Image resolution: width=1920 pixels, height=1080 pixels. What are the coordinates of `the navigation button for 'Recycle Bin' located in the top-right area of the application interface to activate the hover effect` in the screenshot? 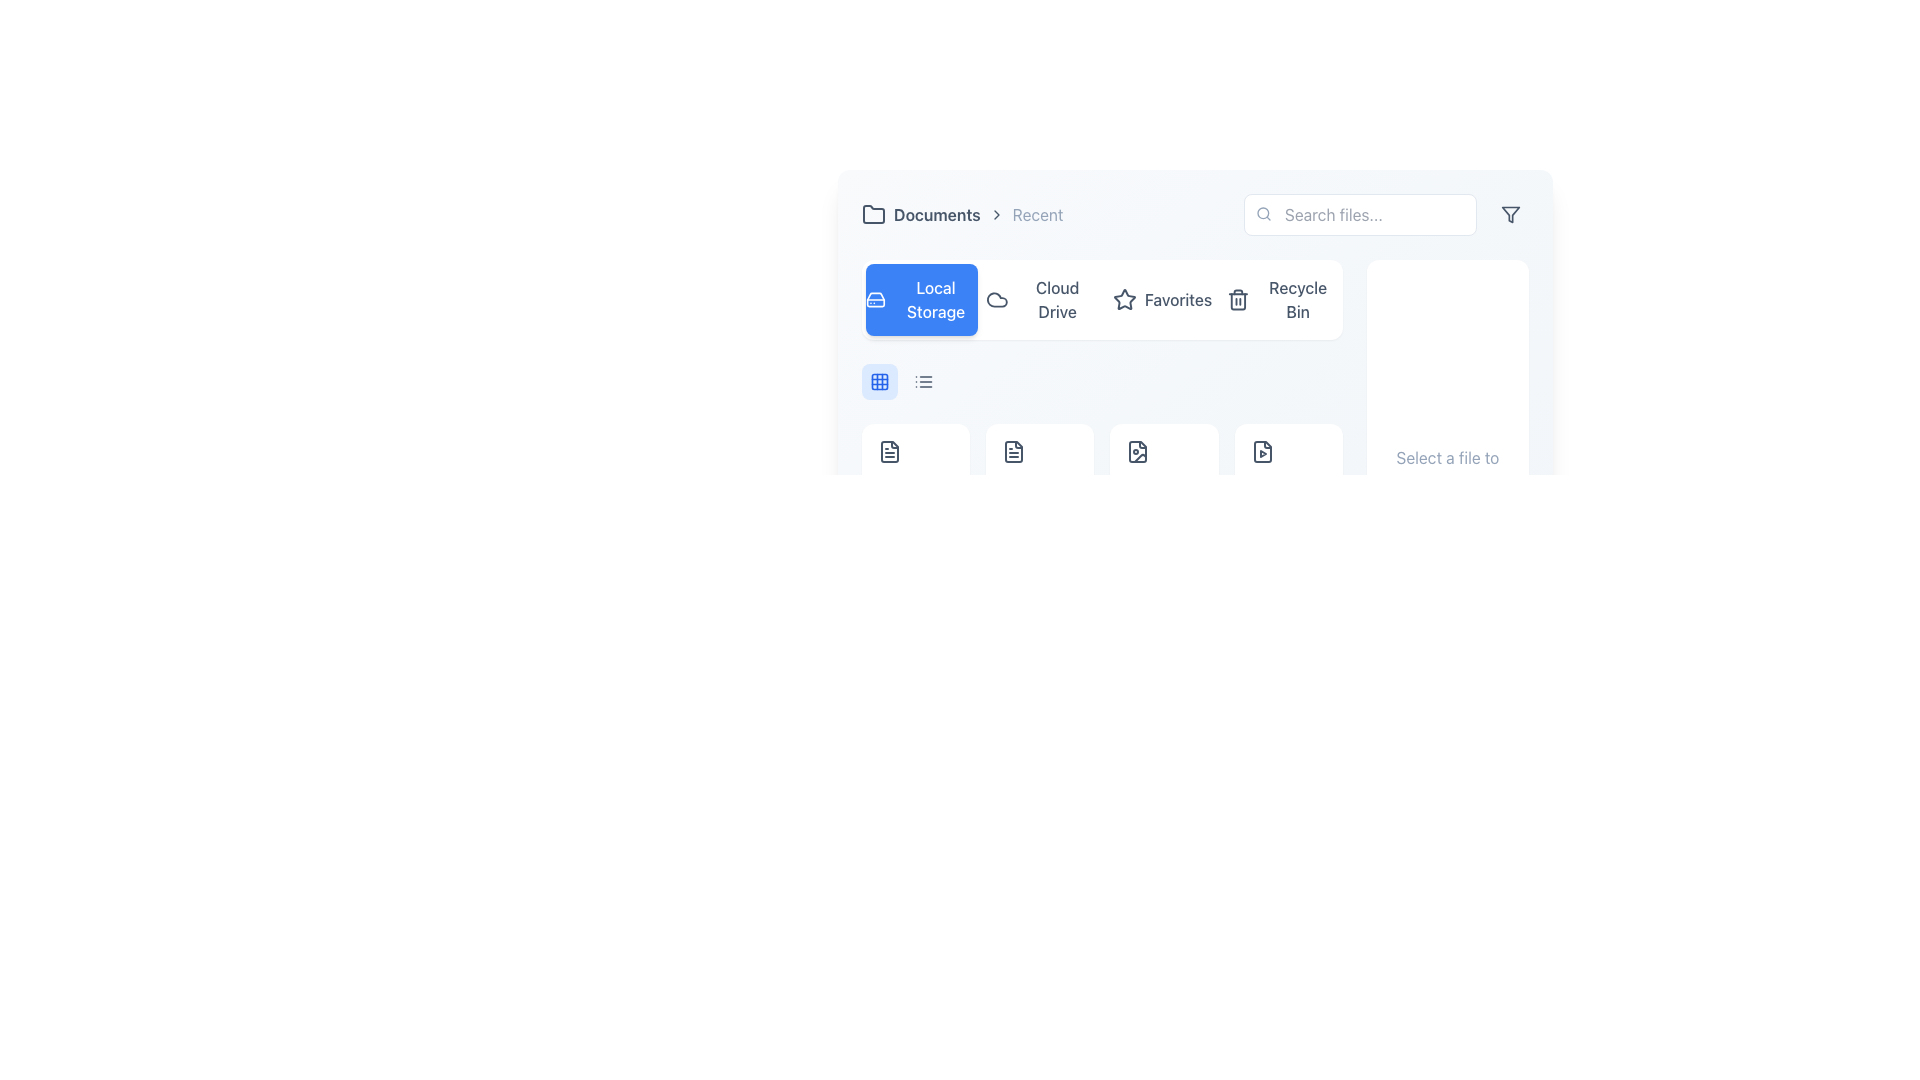 It's located at (1282, 300).